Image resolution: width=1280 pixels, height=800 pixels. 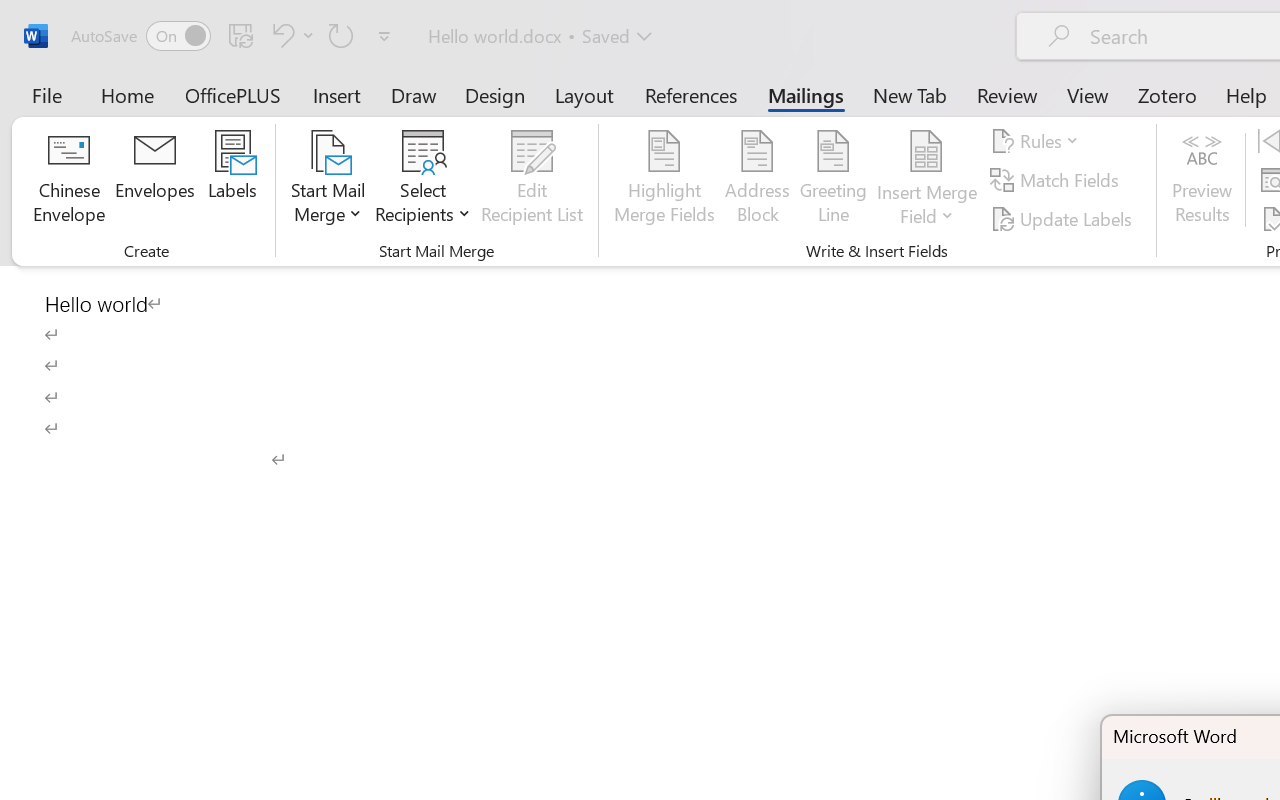 I want to click on 'Start Mail Merge', so click(x=328, y=179).